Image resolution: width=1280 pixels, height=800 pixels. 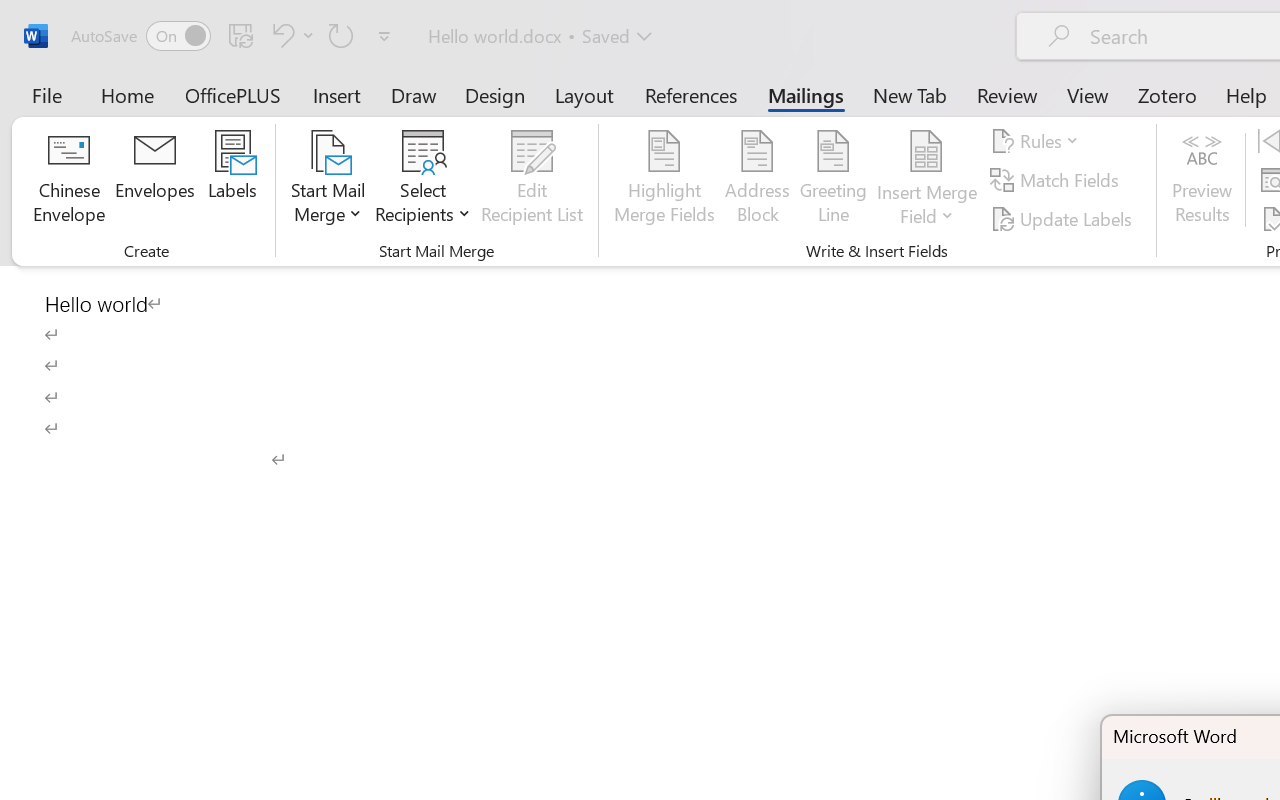 I want to click on 'Start Mail Merge', so click(x=328, y=179).